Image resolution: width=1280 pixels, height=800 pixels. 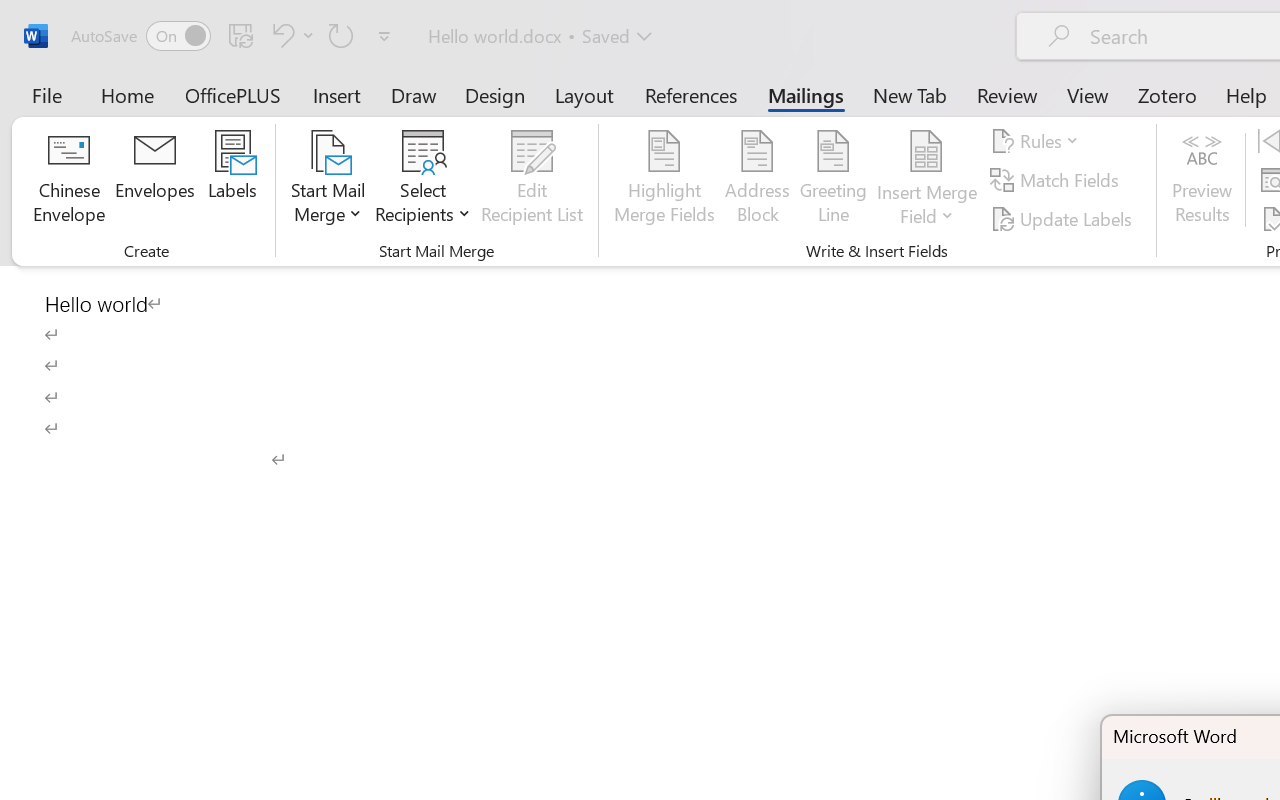 I want to click on 'Start Mail Merge', so click(x=328, y=179).